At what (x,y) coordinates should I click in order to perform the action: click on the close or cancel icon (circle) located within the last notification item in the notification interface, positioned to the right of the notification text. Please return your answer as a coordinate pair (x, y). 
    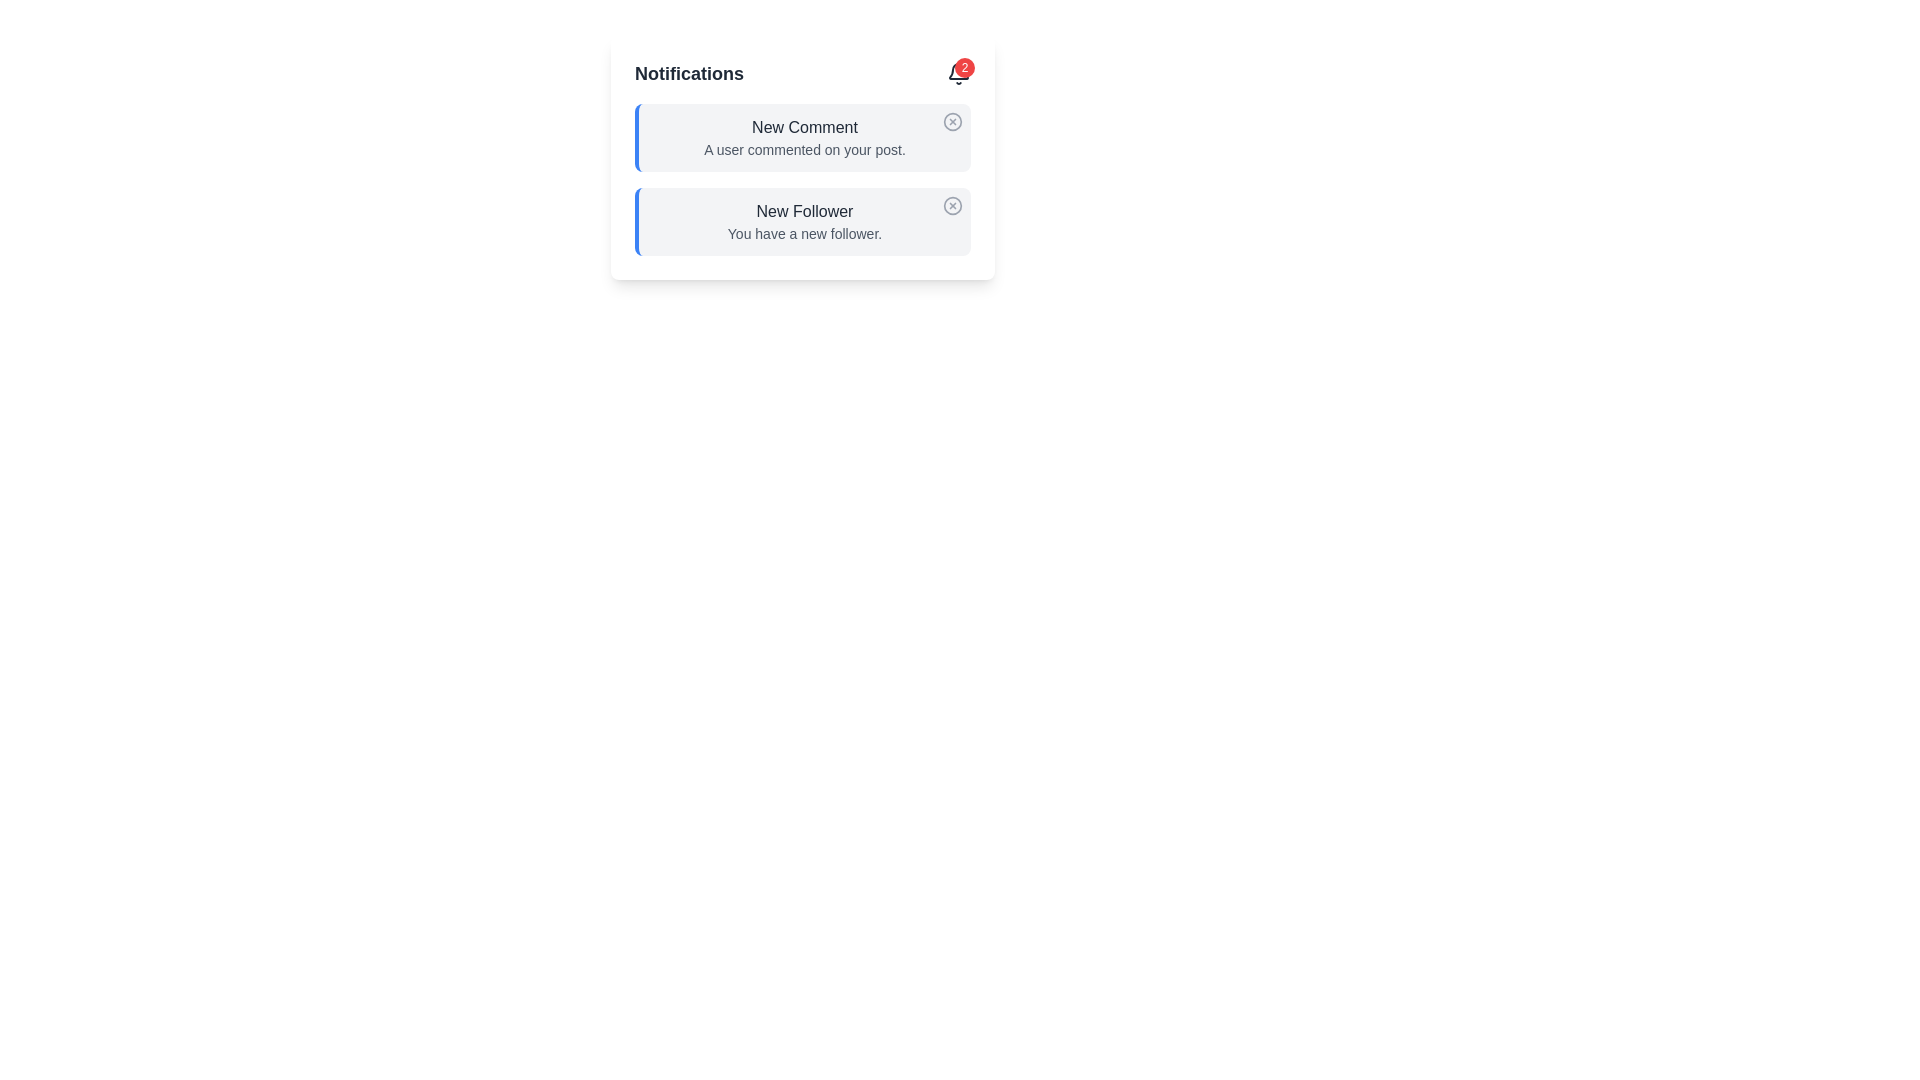
    Looking at the image, I should click on (952, 205).